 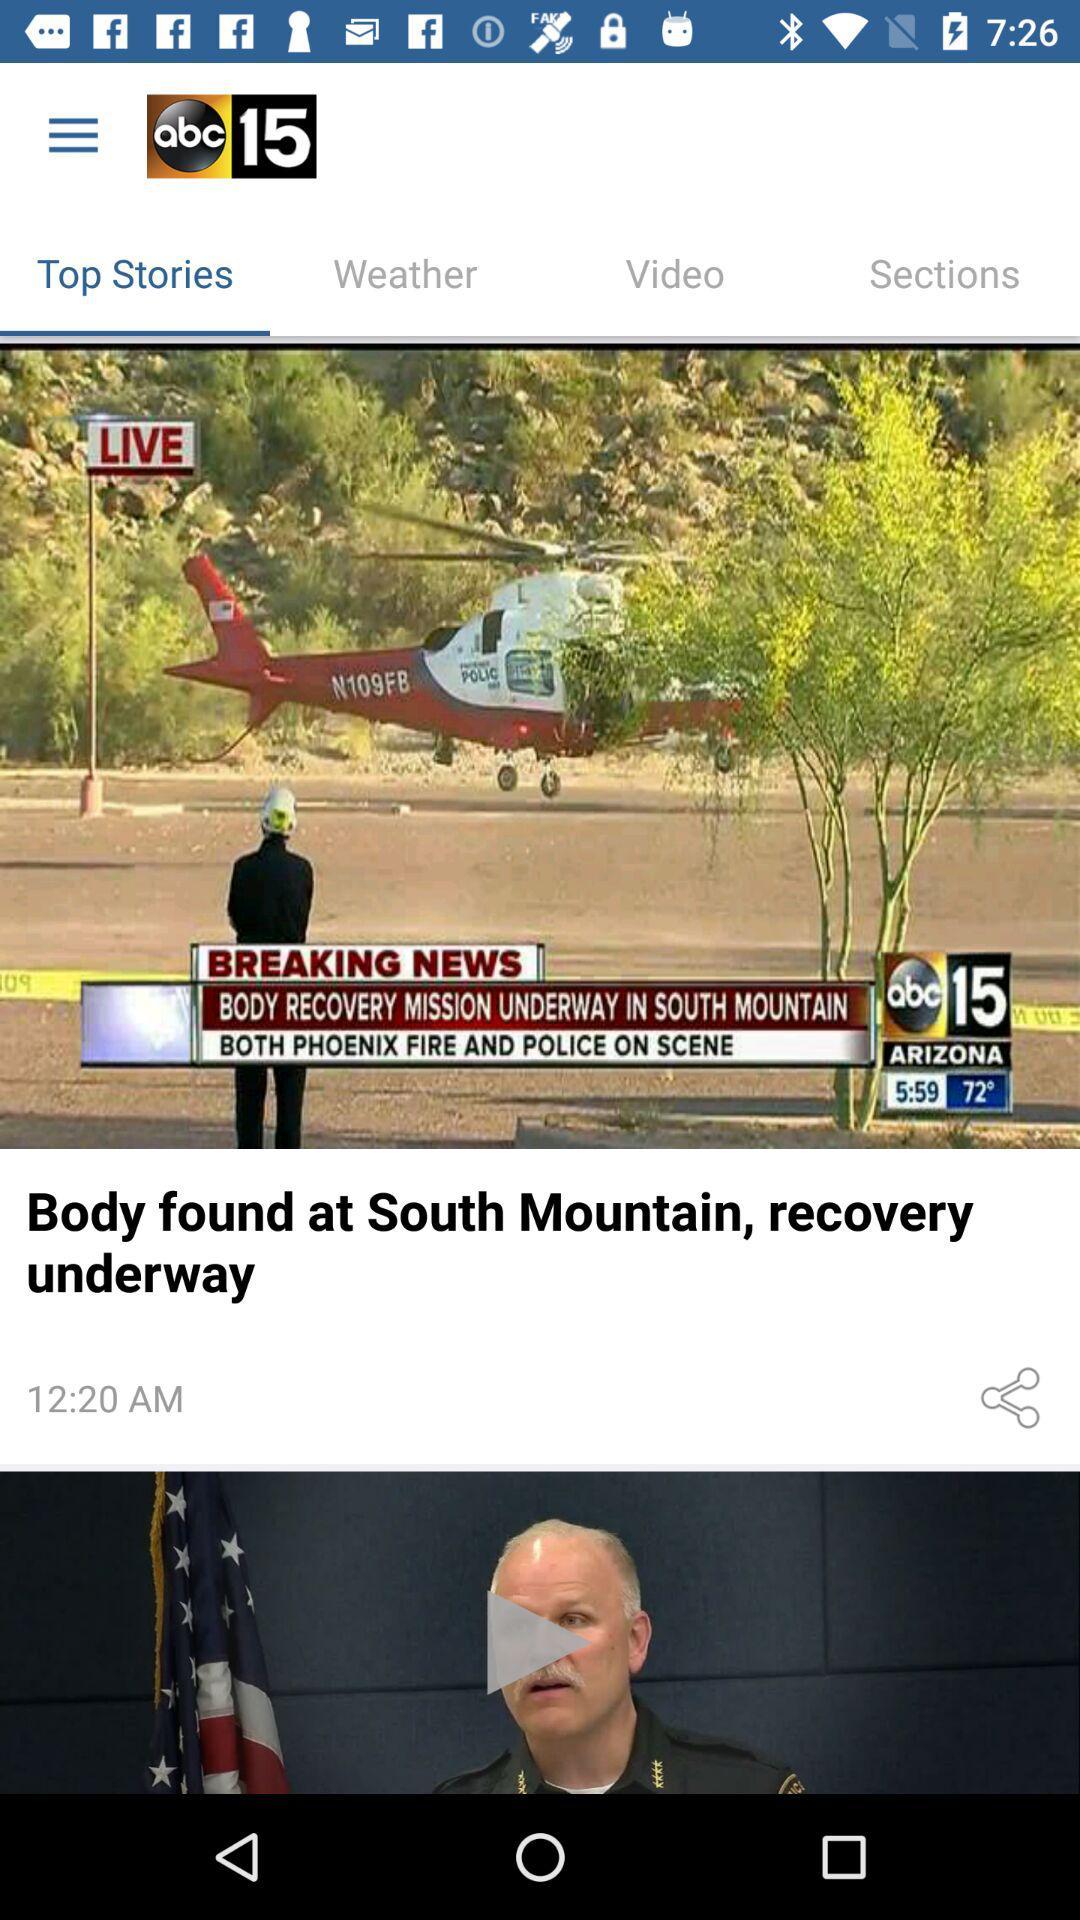 I want to click on share option, so click(x=1014, y=1397).